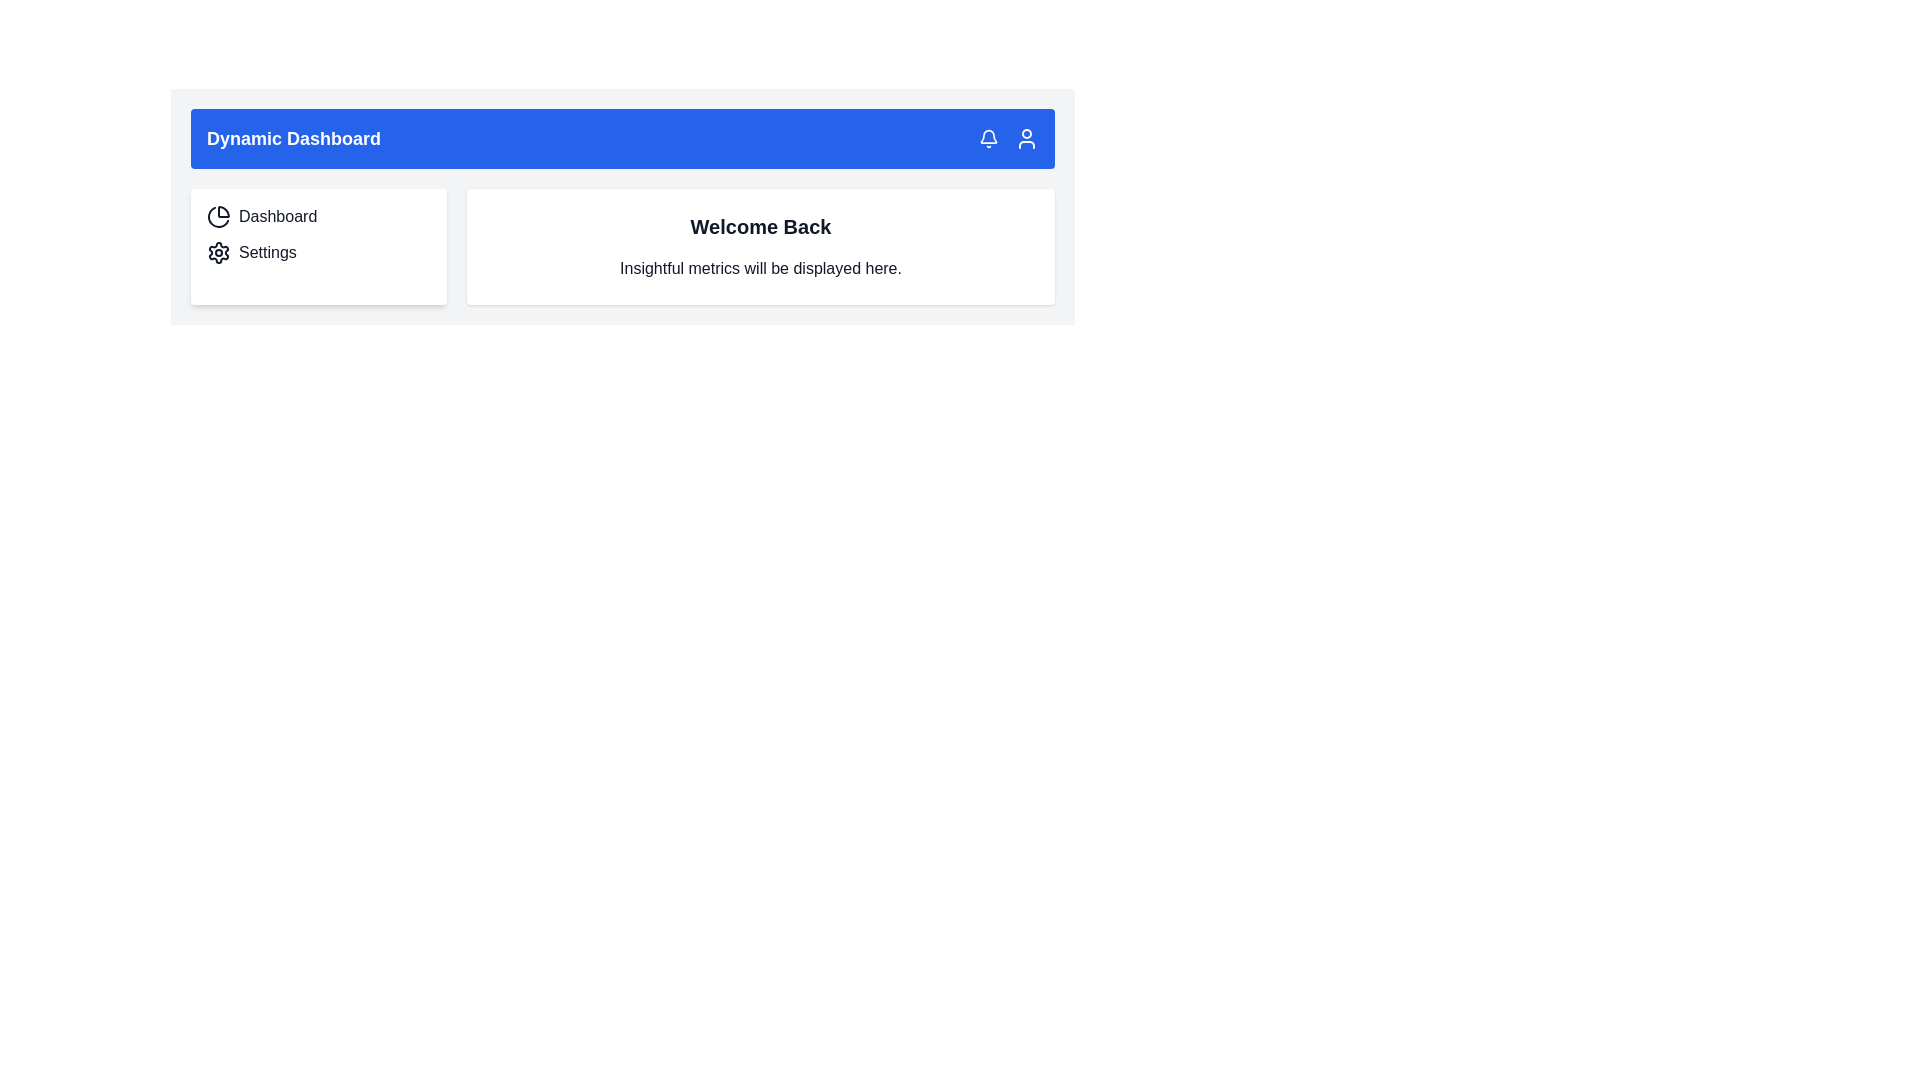 The image size is (1920, 1080). Describe the element at coordinates (219, 252) in the screenshot. I see `the gear-shaped icon representing settings located to the left of the 'Settings' text in the menu card` at that location.